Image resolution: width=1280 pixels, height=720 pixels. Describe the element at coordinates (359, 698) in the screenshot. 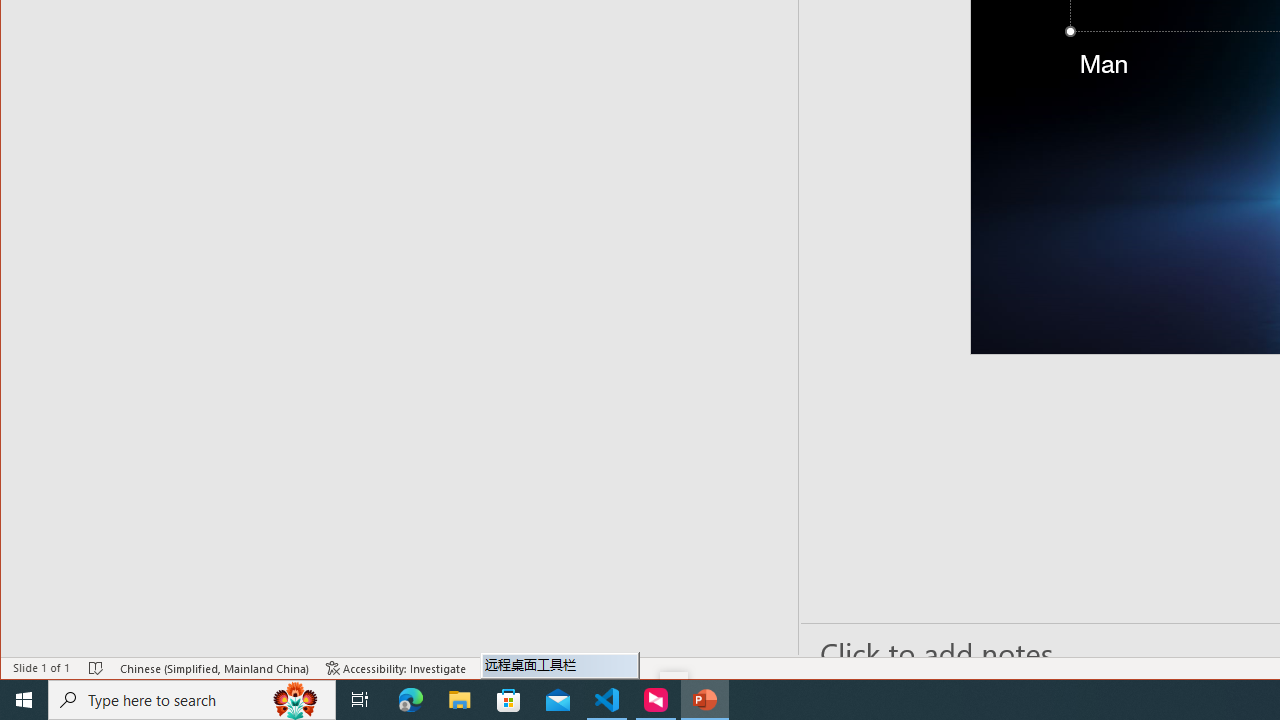

I see `'Task View'` at that location.